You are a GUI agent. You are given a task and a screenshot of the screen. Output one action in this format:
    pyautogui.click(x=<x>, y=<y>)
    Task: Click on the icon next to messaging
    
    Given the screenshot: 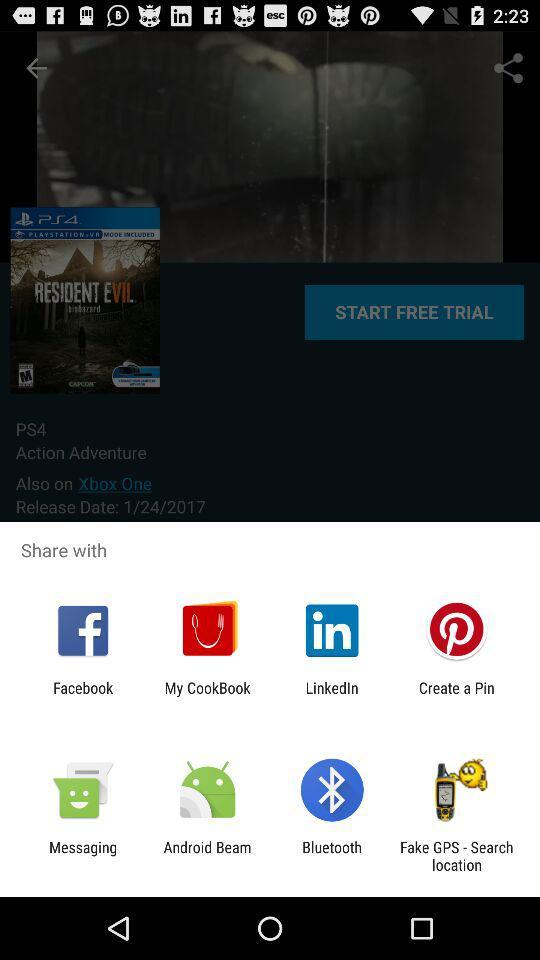 What is the action you would take?
    pyautogui.click(x=206, y=855)
    